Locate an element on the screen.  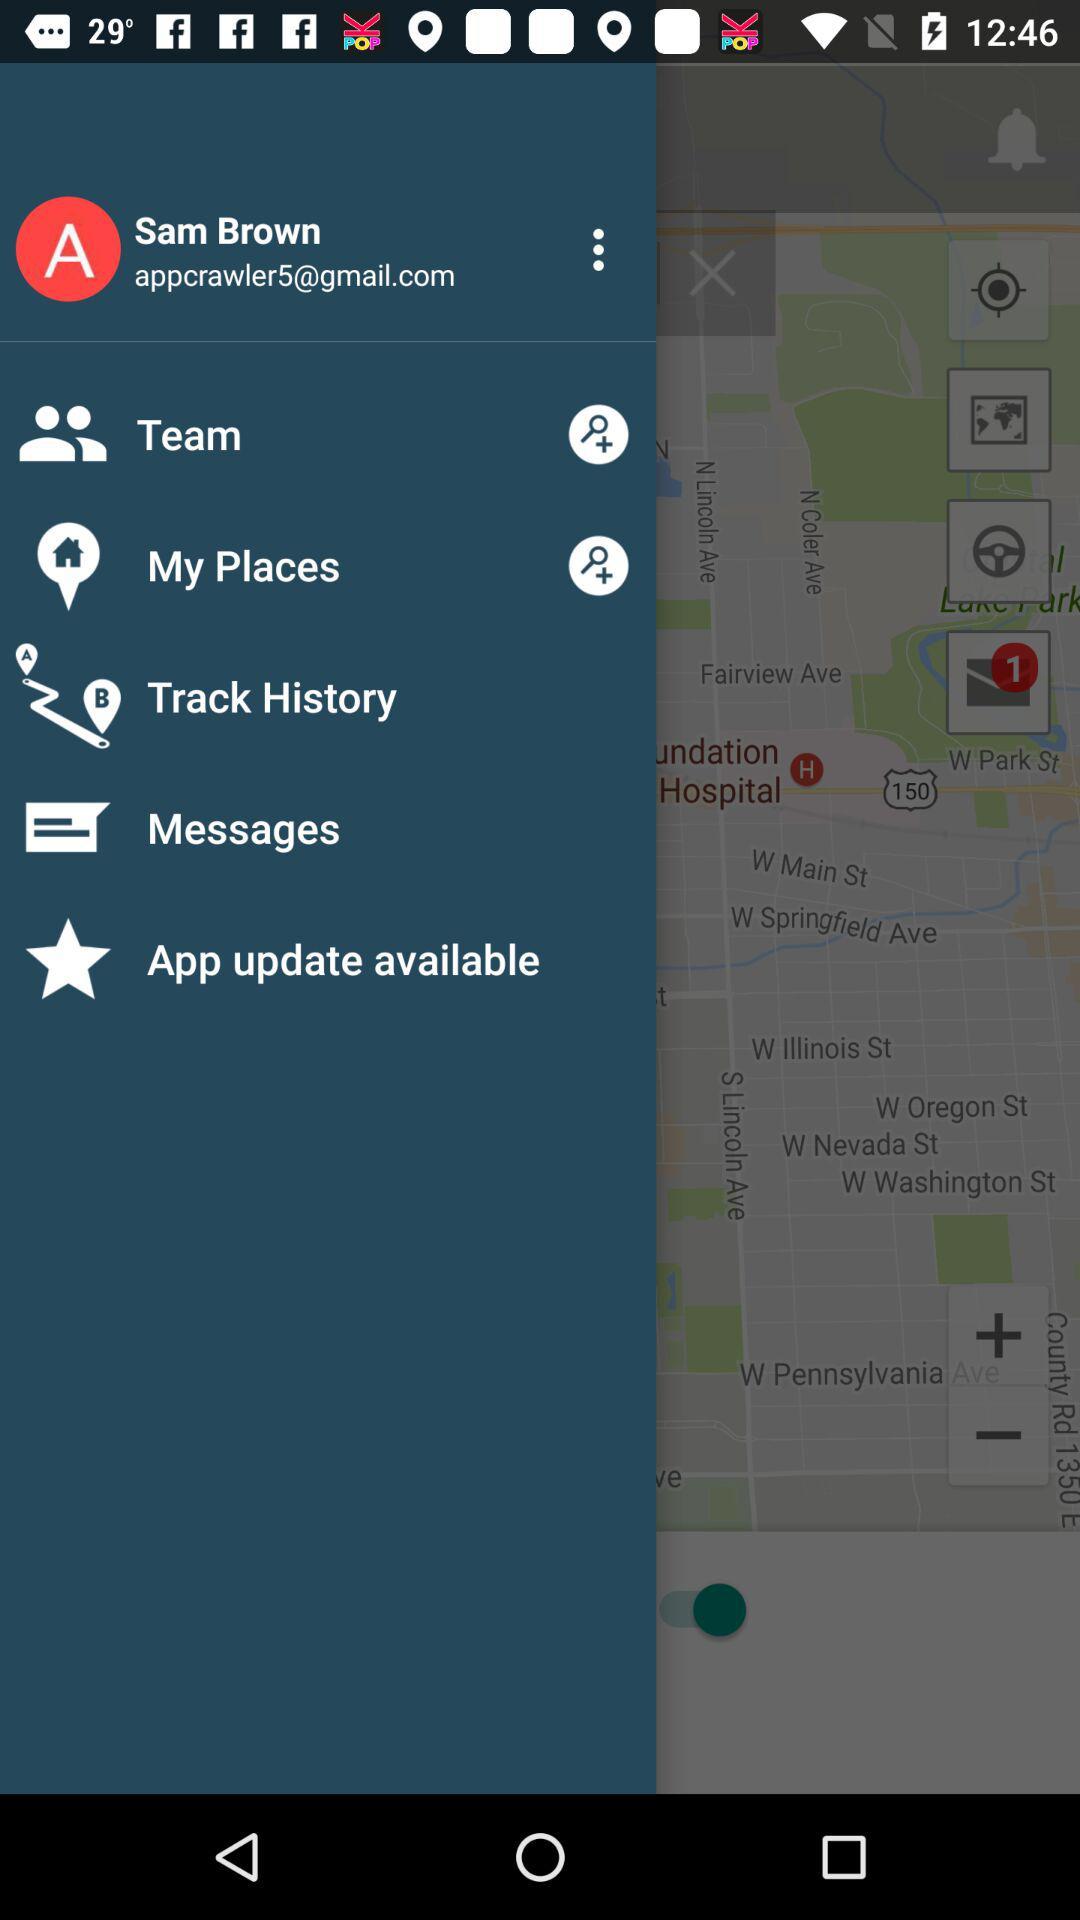
the minus icon is located at coordinates (998, 1437).